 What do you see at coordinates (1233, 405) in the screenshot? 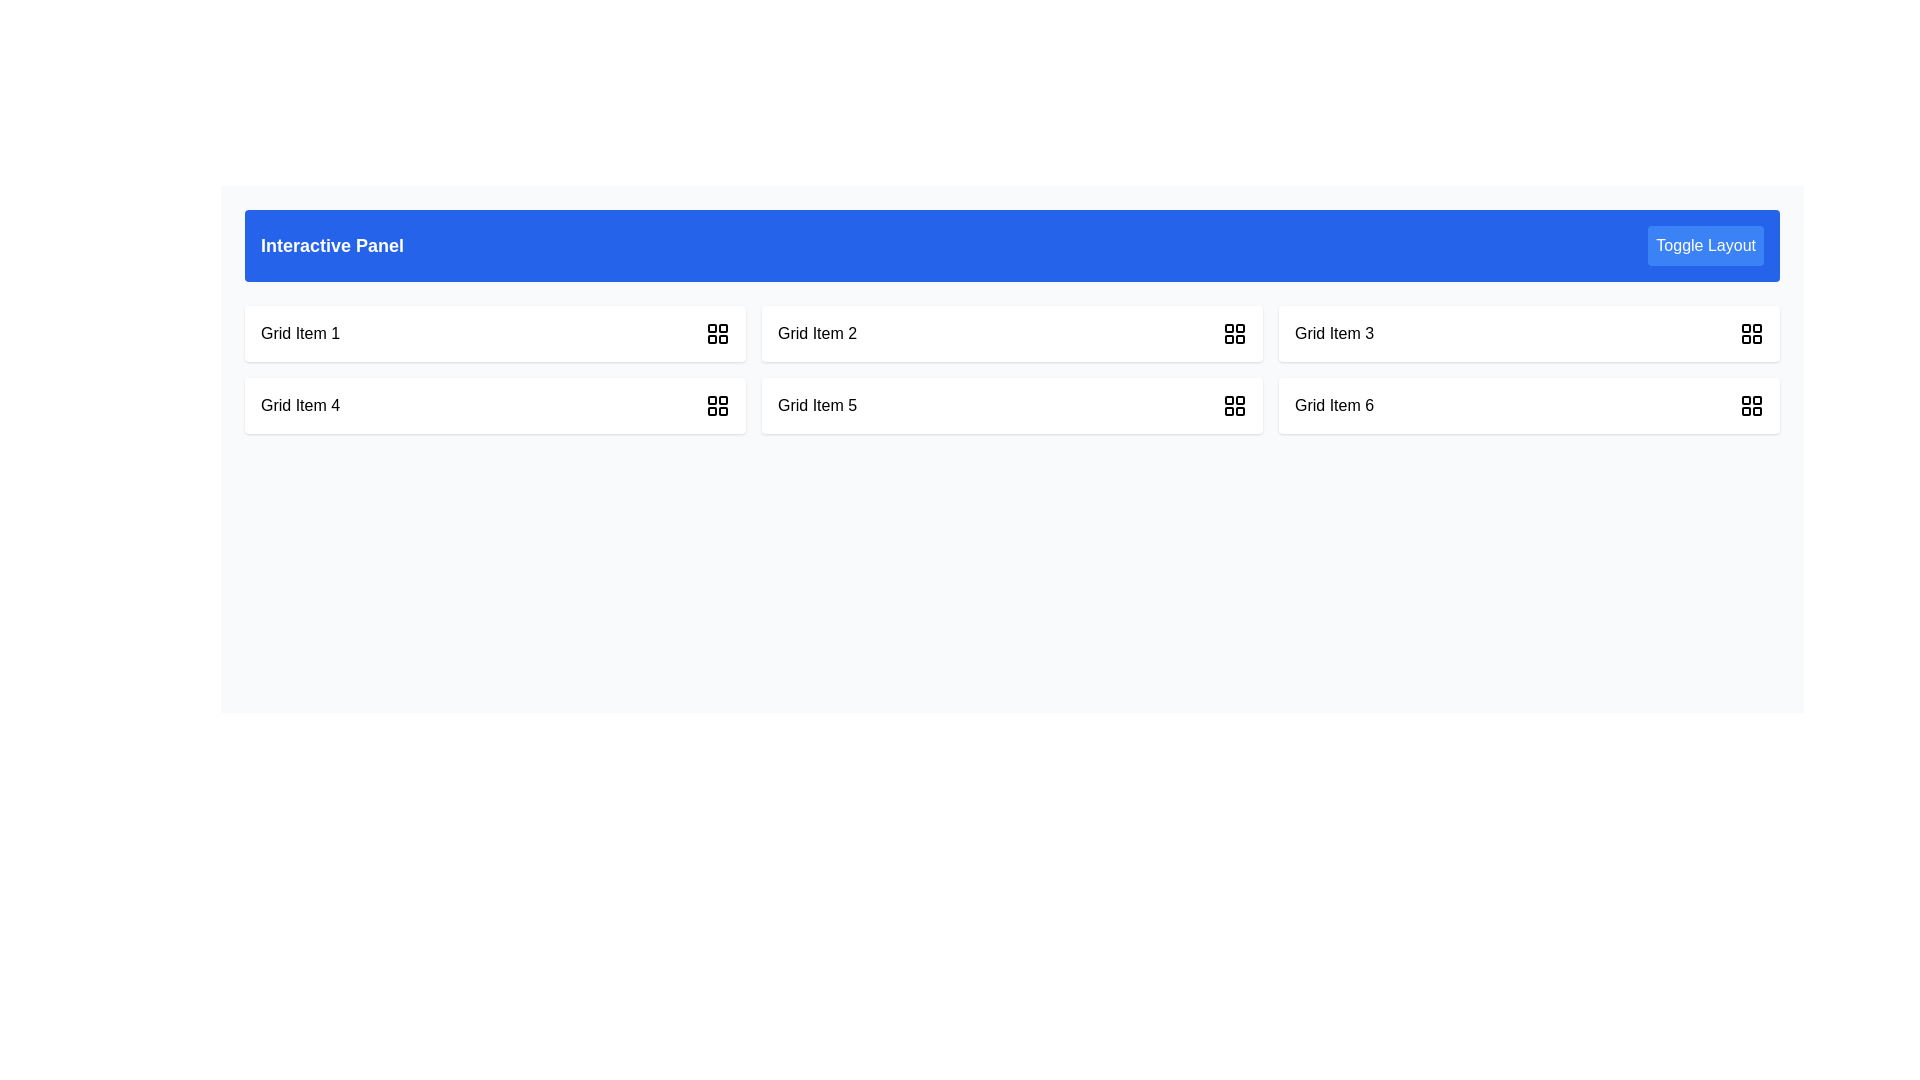
I see `the icon associated with 'Grid Item 5' located to the far right of the text` at bounding box center [1233, 405].